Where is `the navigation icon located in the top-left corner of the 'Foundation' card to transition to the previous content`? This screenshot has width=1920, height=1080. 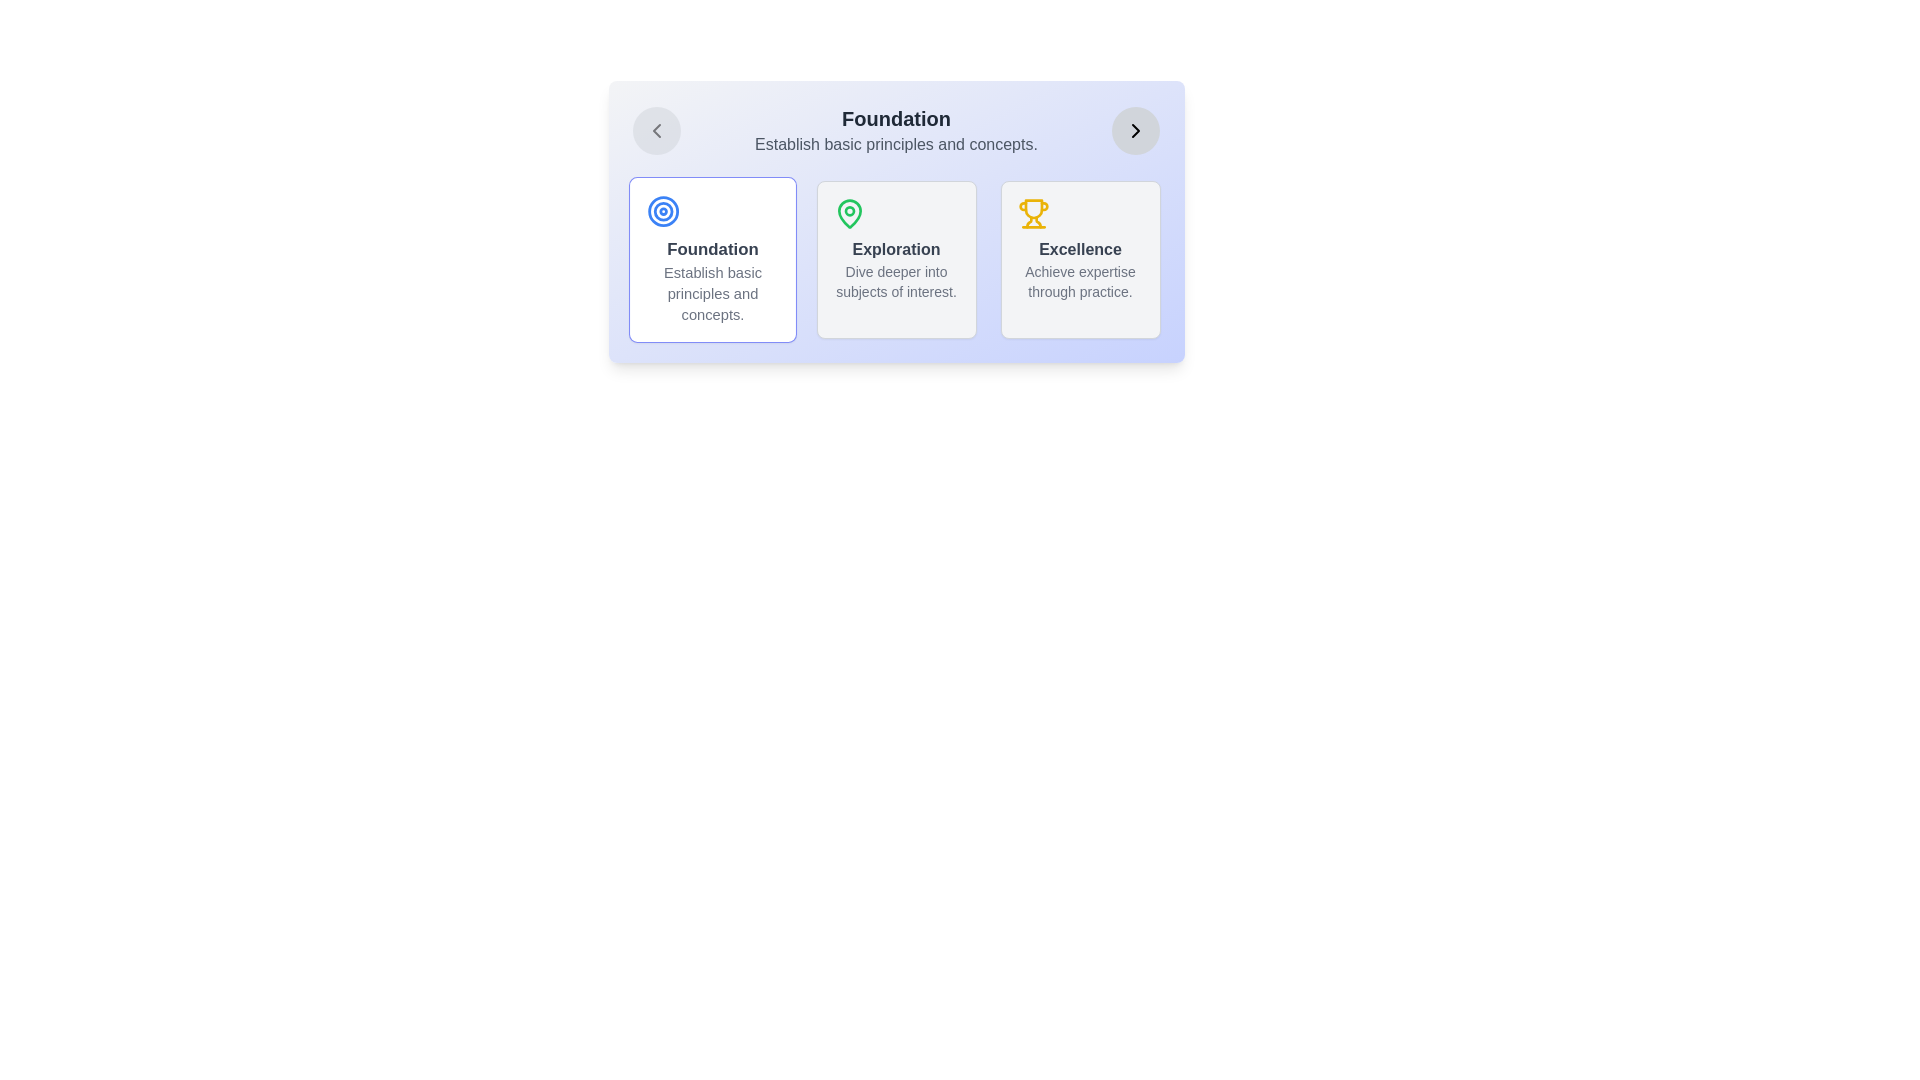 the navigation icon located in the top-left corner of the 'Foundation' card to transition to the previous content is located at coordinates (656, 131).